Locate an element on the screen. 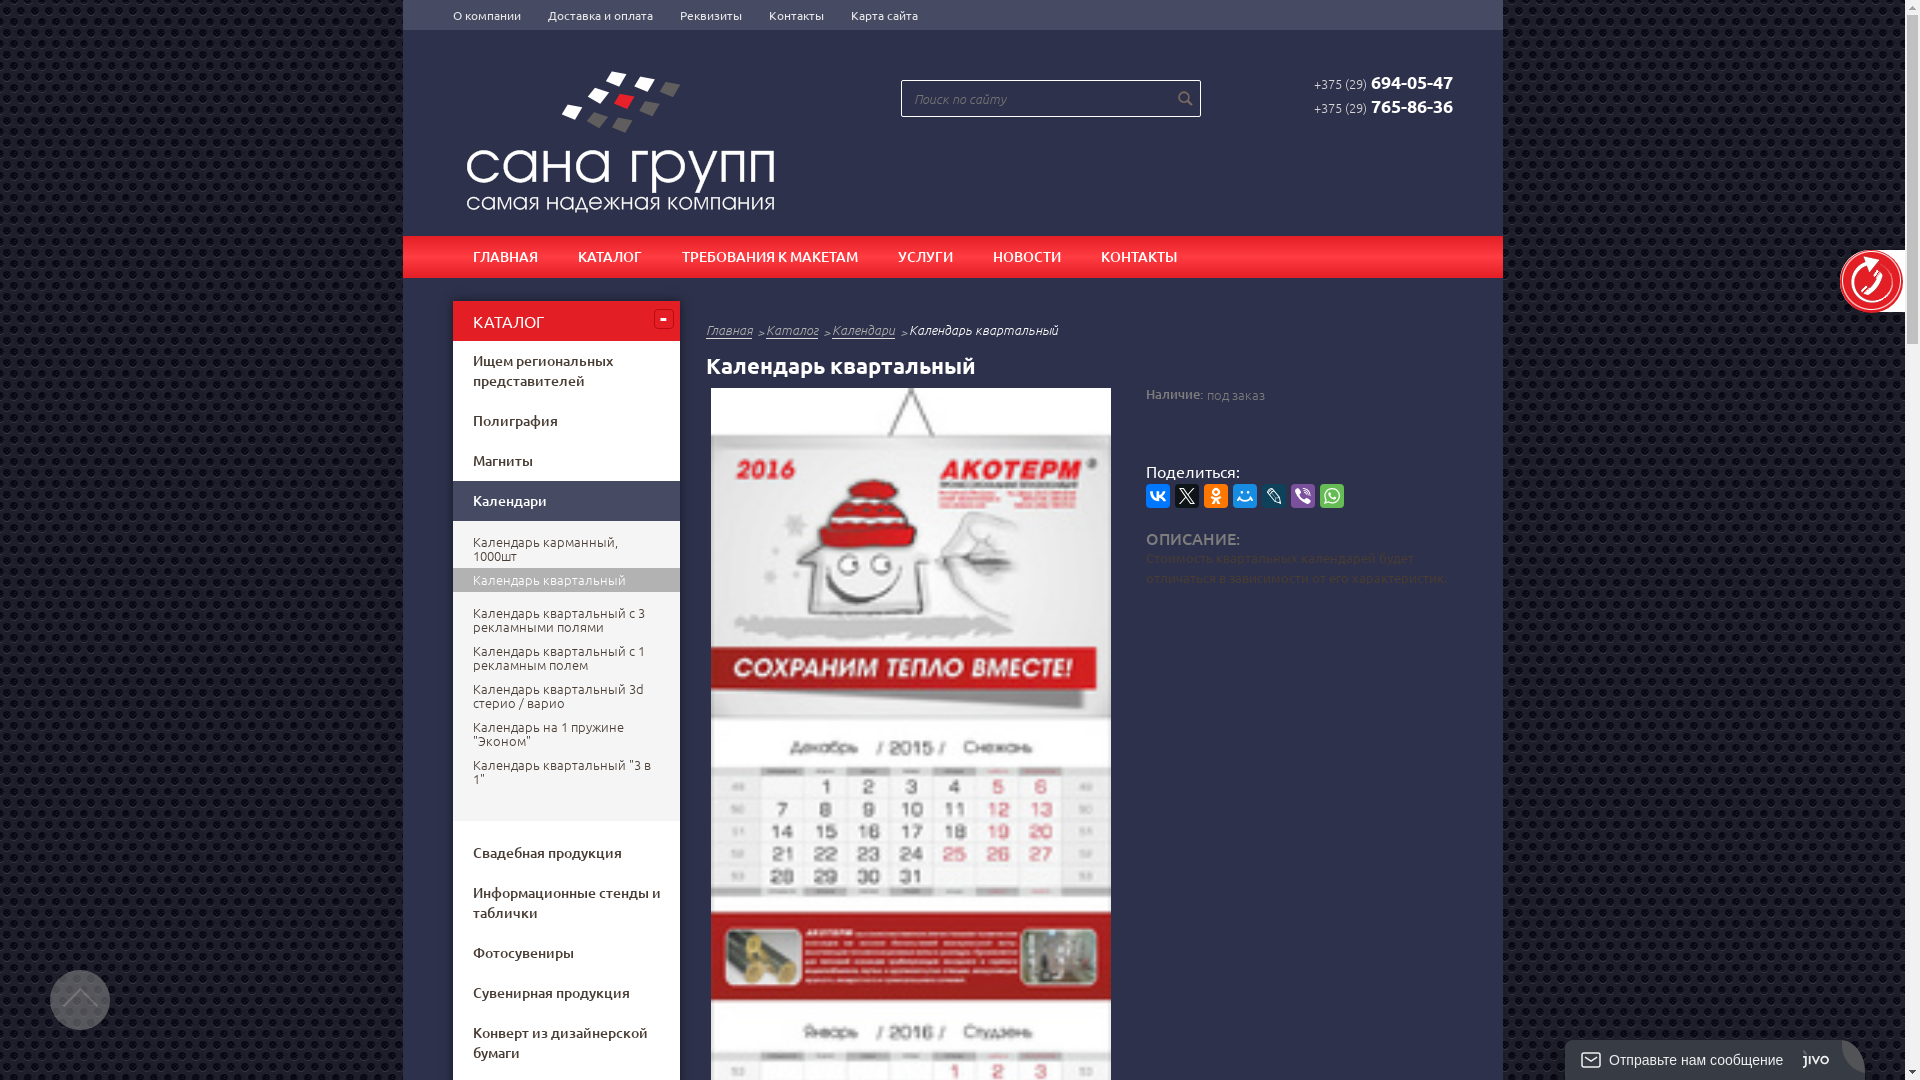  '+375 (29)694-05-47' is located at coordinates (1314, 82).